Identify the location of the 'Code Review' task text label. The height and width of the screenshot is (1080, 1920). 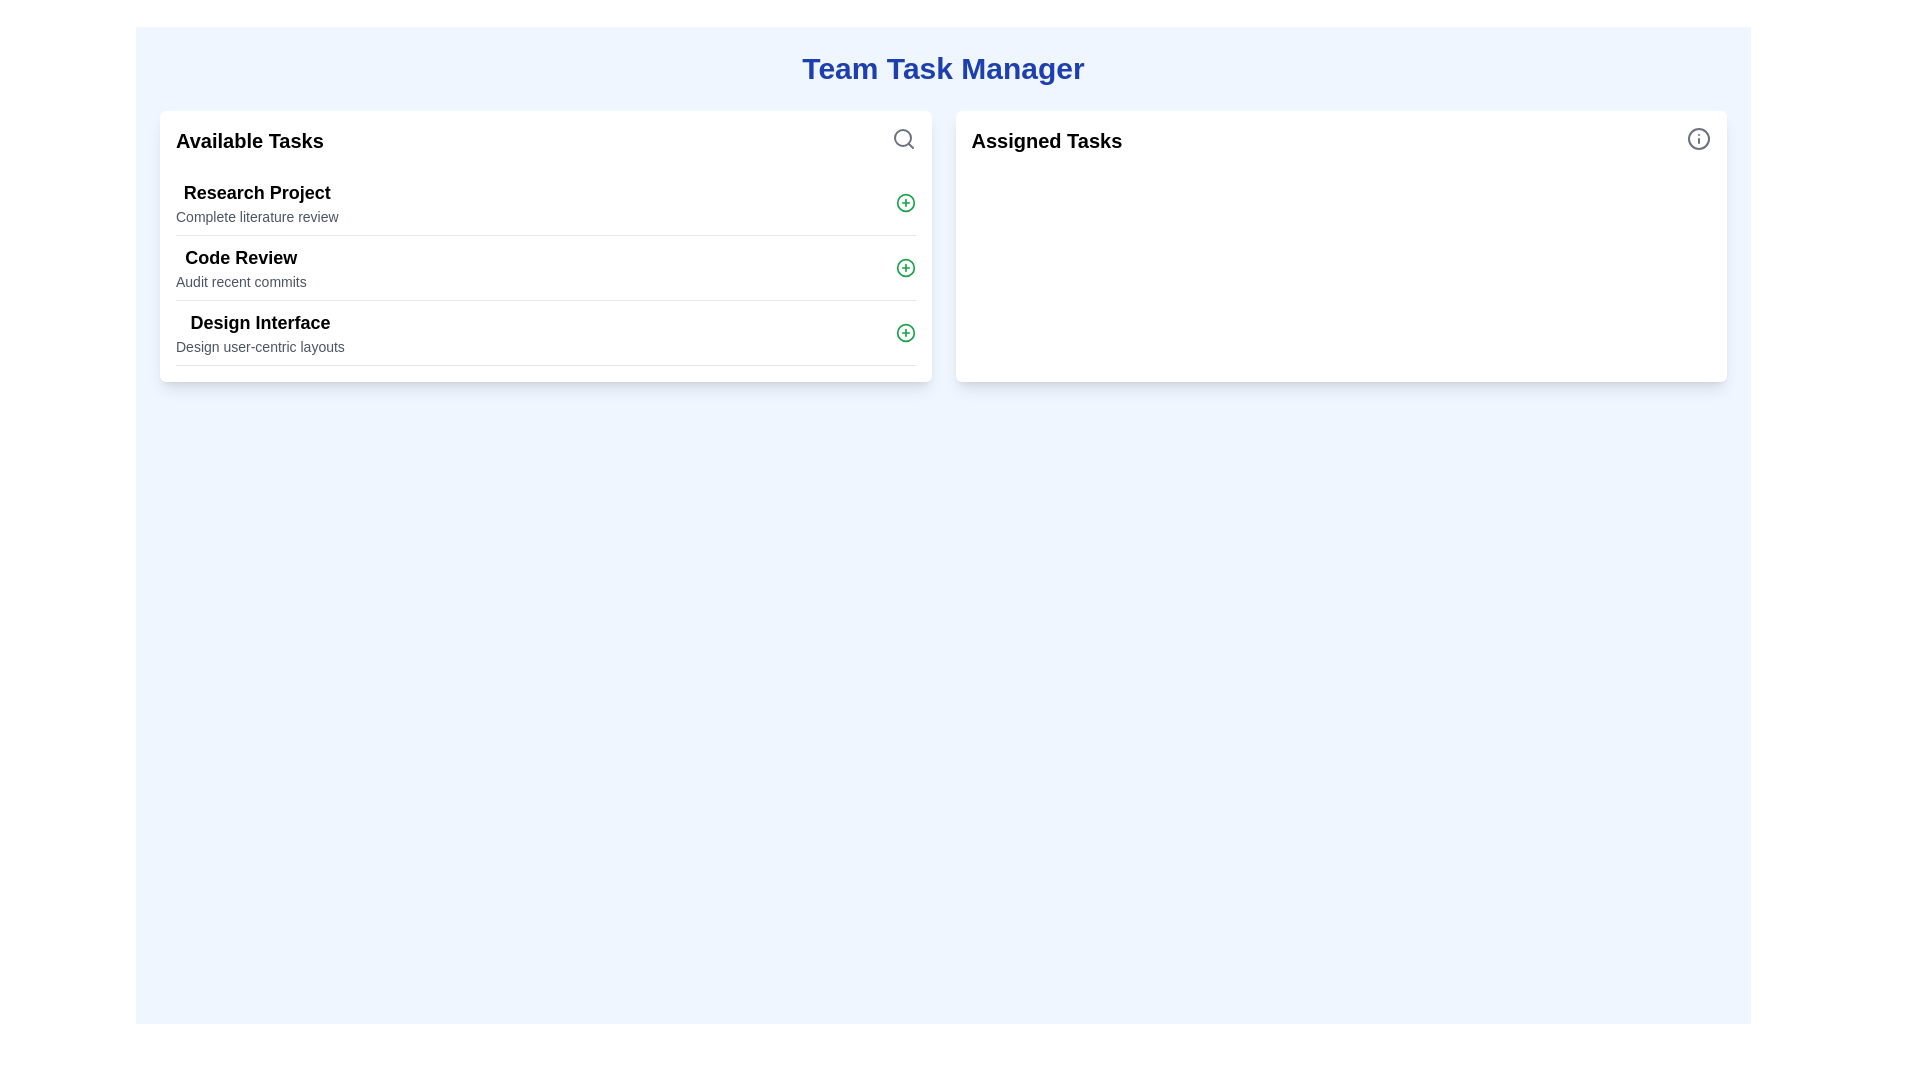
(240, 266).